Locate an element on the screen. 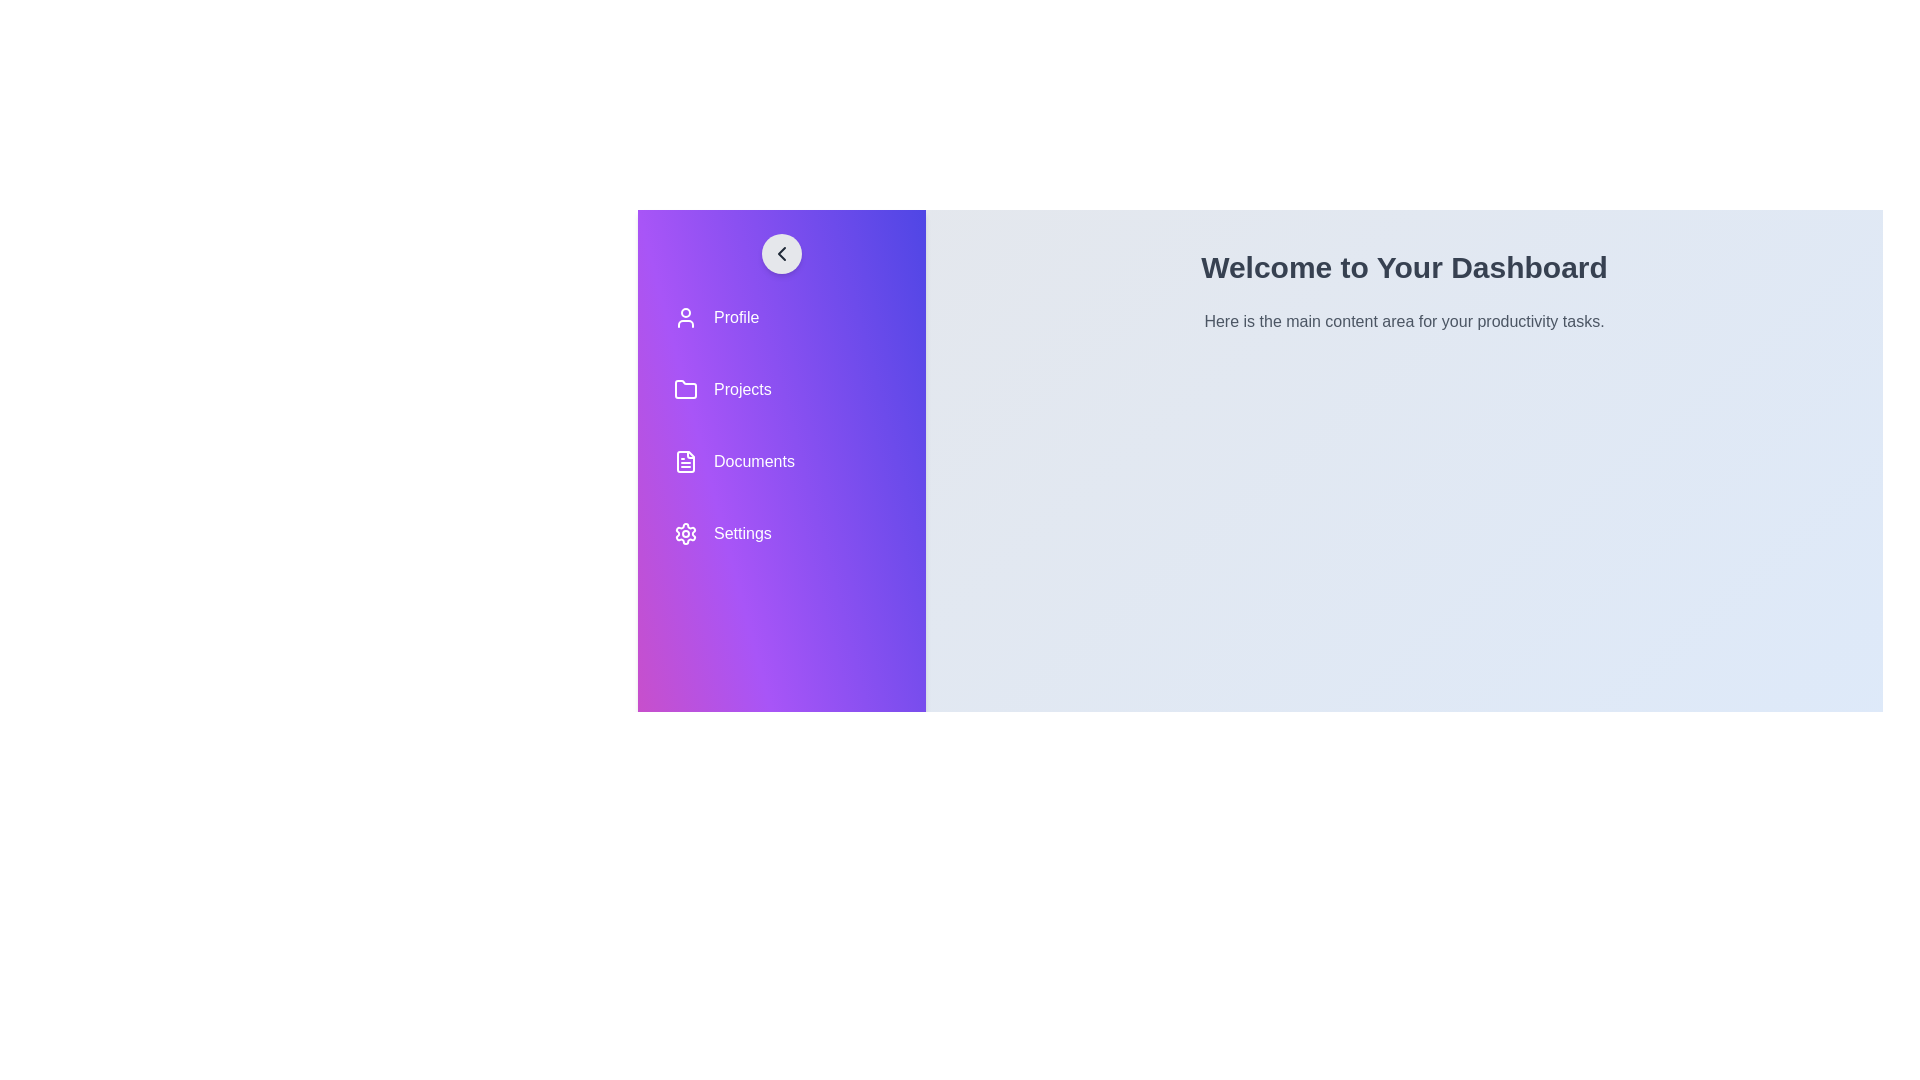 The image size is (1920, 1080). the navigation item labeled Profile is located at coordinates (781, 316).